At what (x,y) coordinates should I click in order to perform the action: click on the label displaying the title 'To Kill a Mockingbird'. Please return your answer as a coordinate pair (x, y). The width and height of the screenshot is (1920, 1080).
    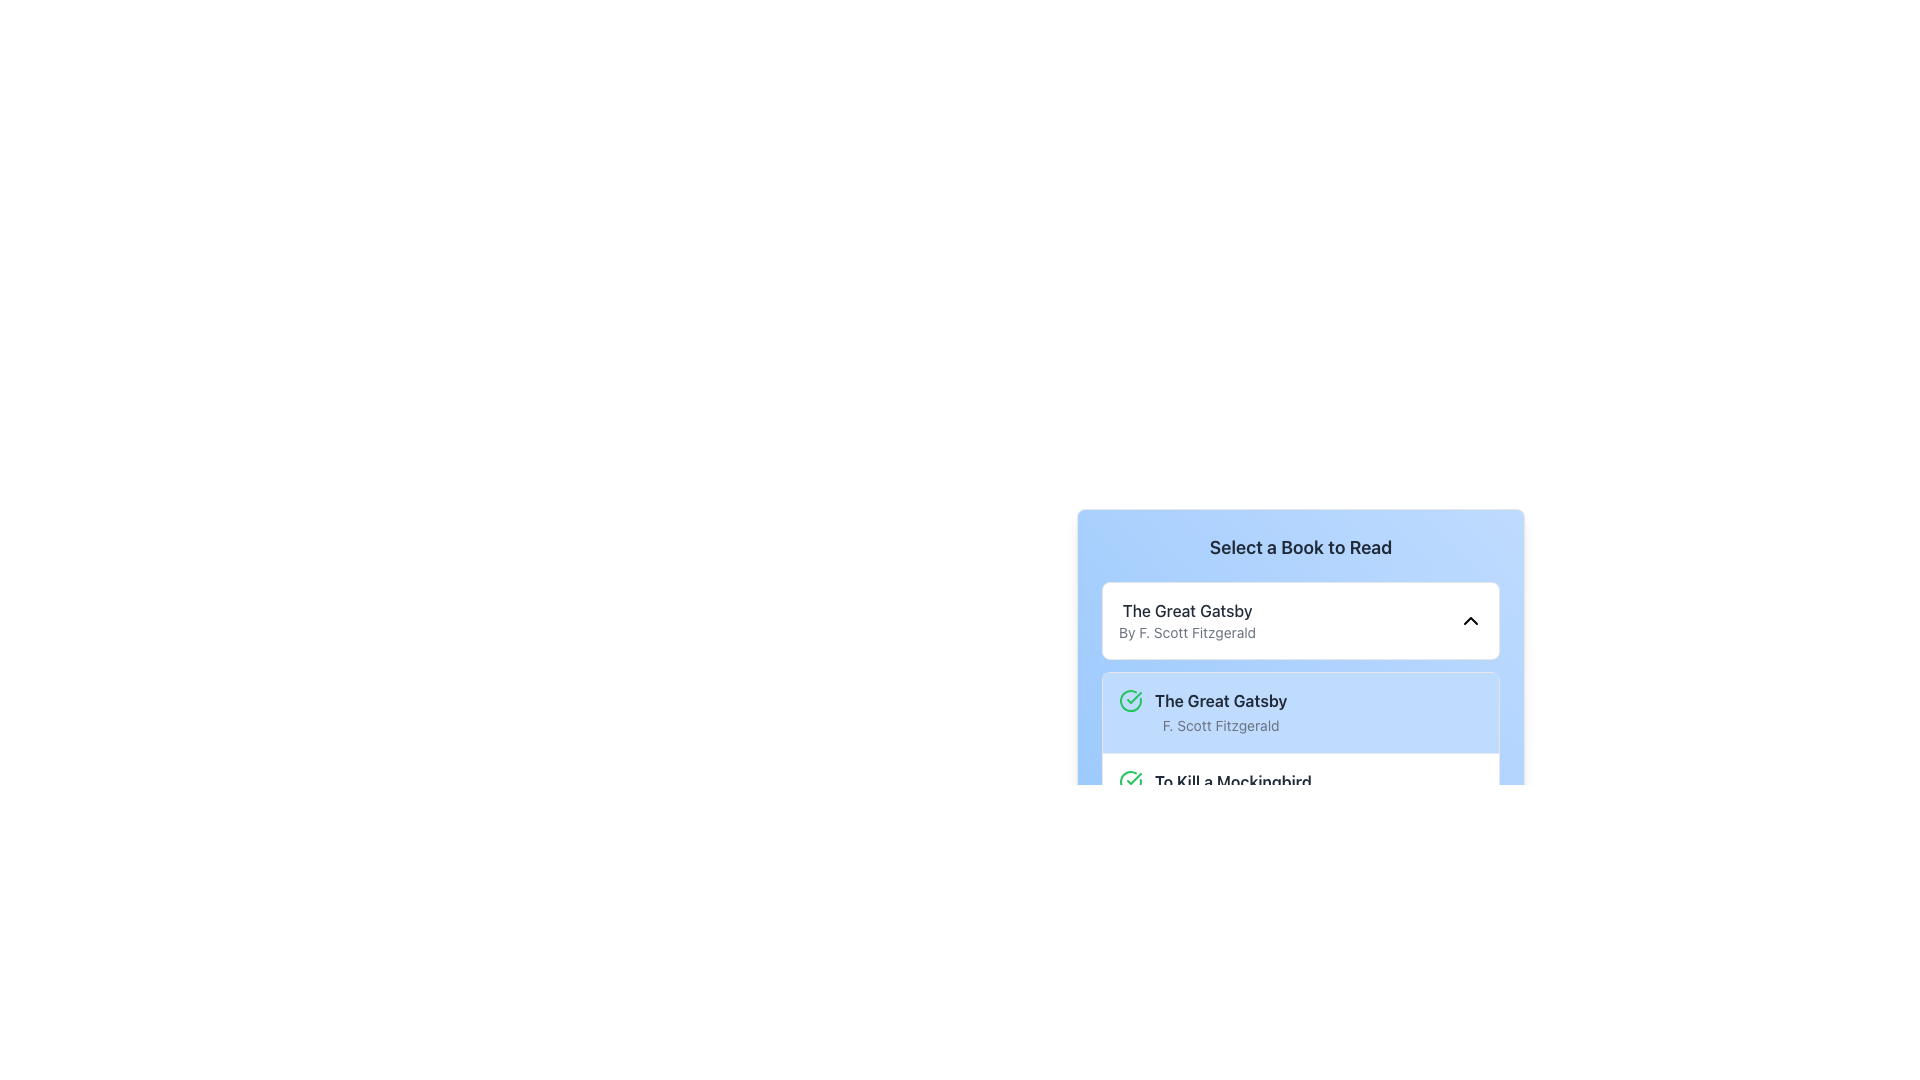
    Looking at the image, I should click on (1232, 781).